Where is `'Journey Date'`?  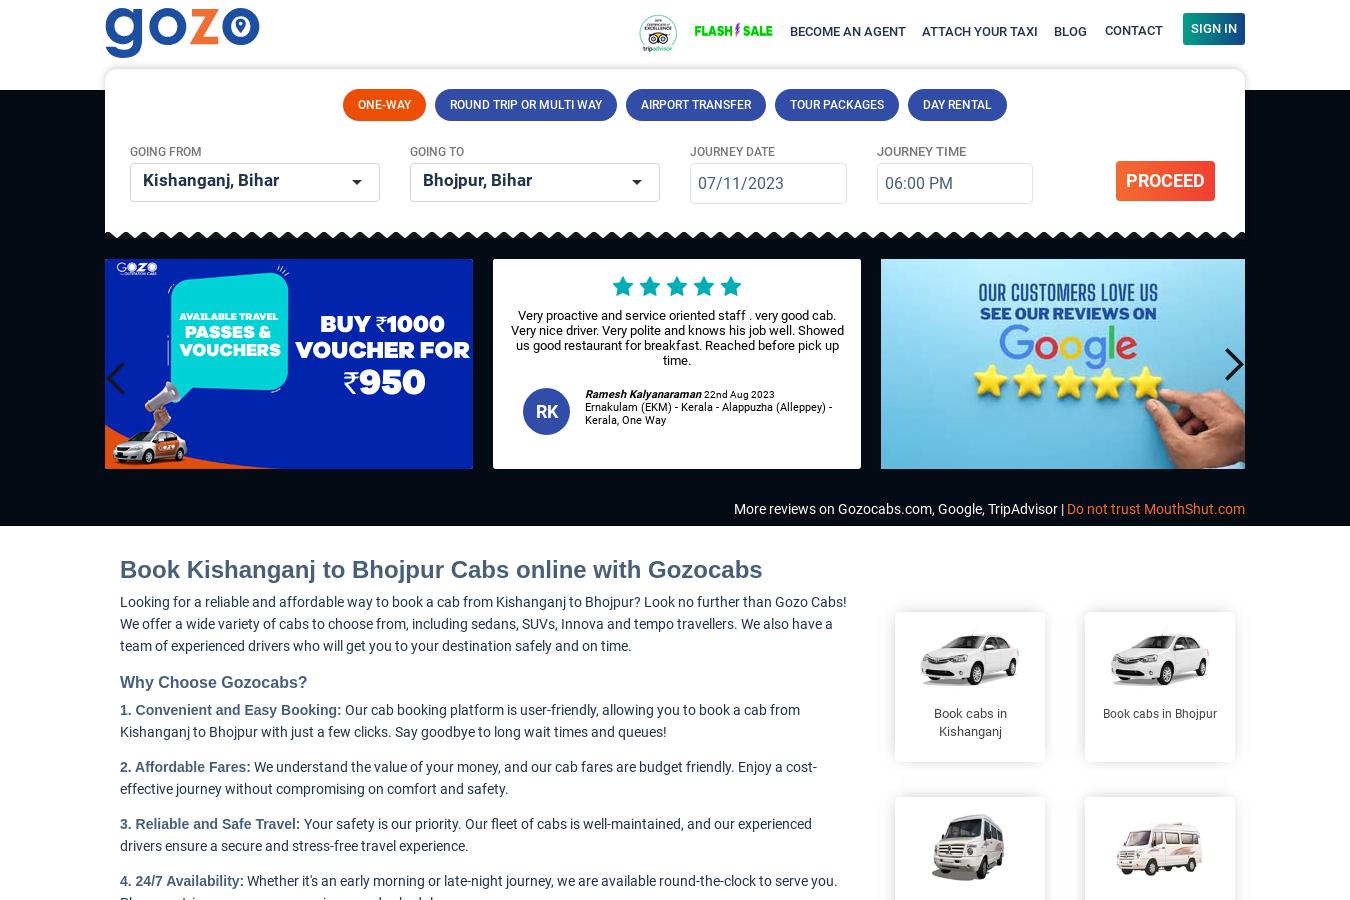
'Journey Date' is located at coordinates (731, 152).